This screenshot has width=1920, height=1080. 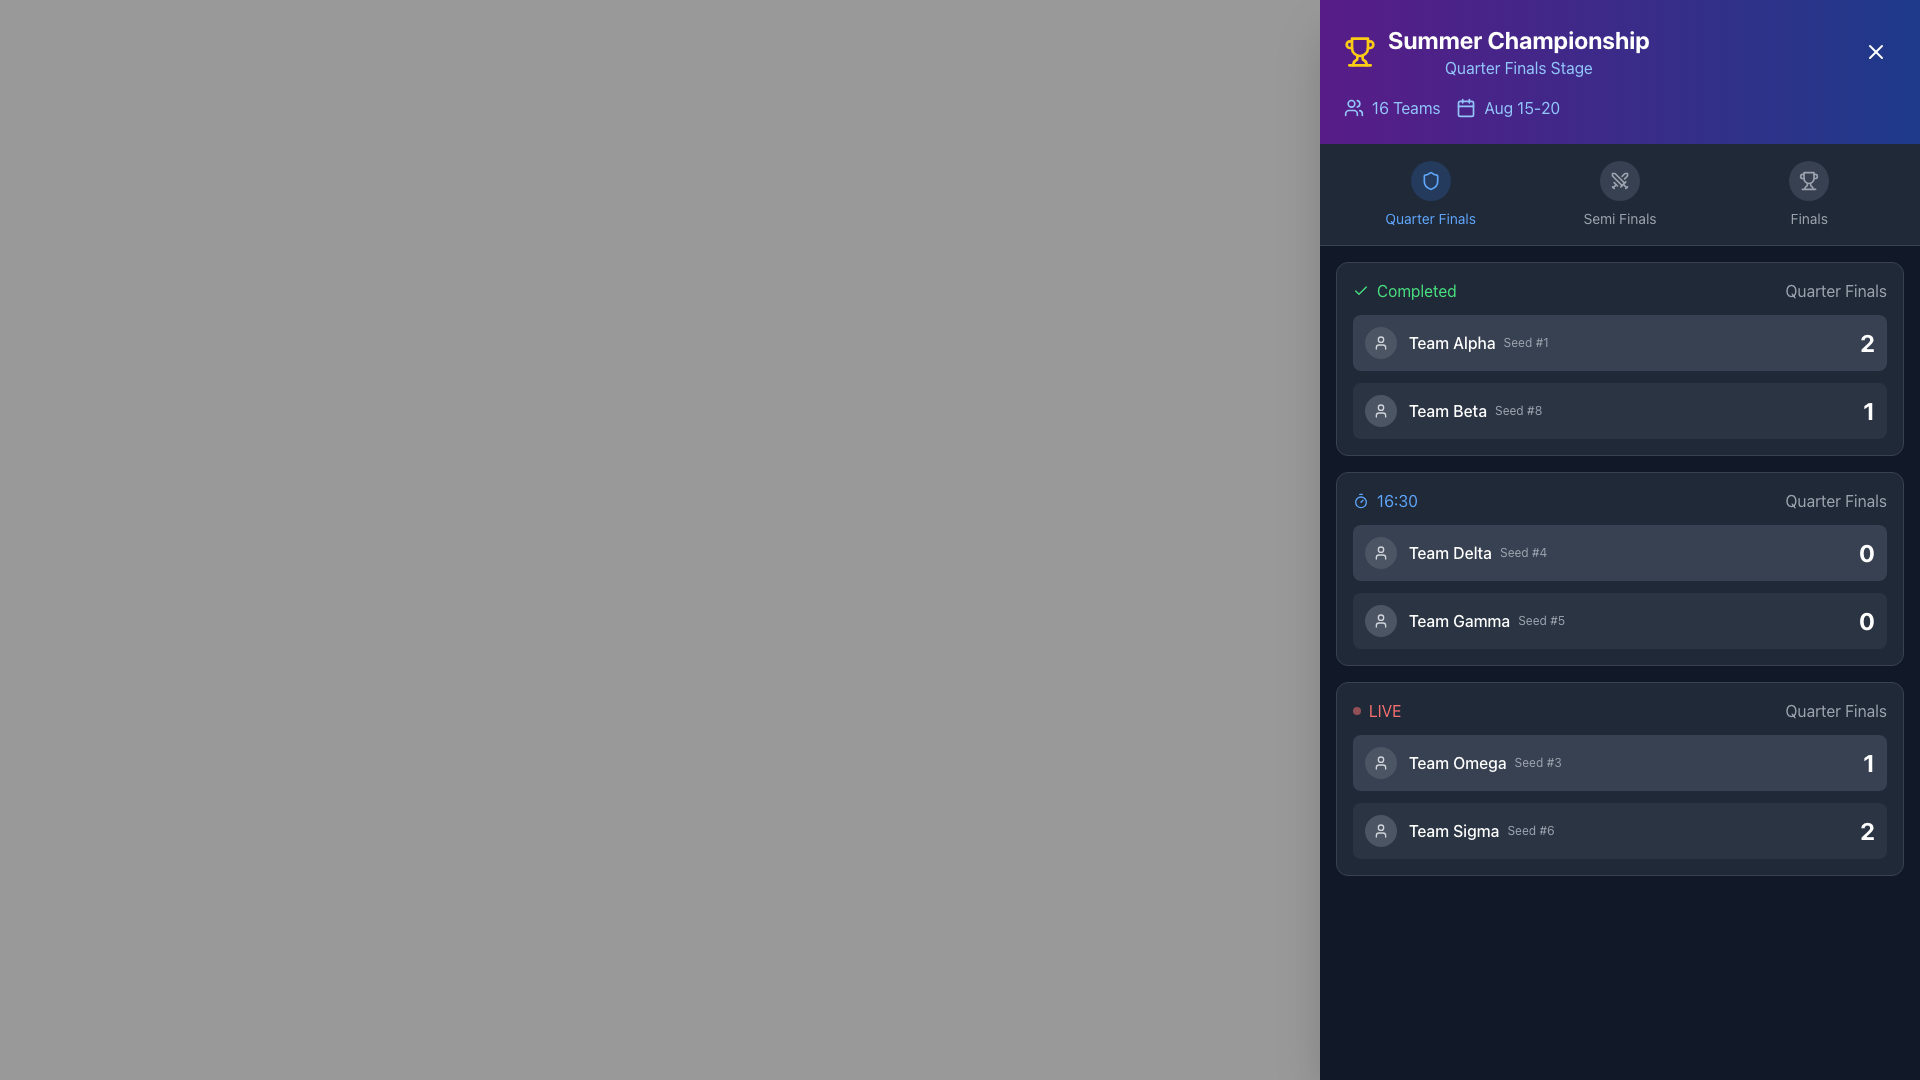 I want to click on the small text label displaying 'Seed #1' that is located immediately to the right of 'Team Alpha' in the Completed section, so click(x=1525, y=342).